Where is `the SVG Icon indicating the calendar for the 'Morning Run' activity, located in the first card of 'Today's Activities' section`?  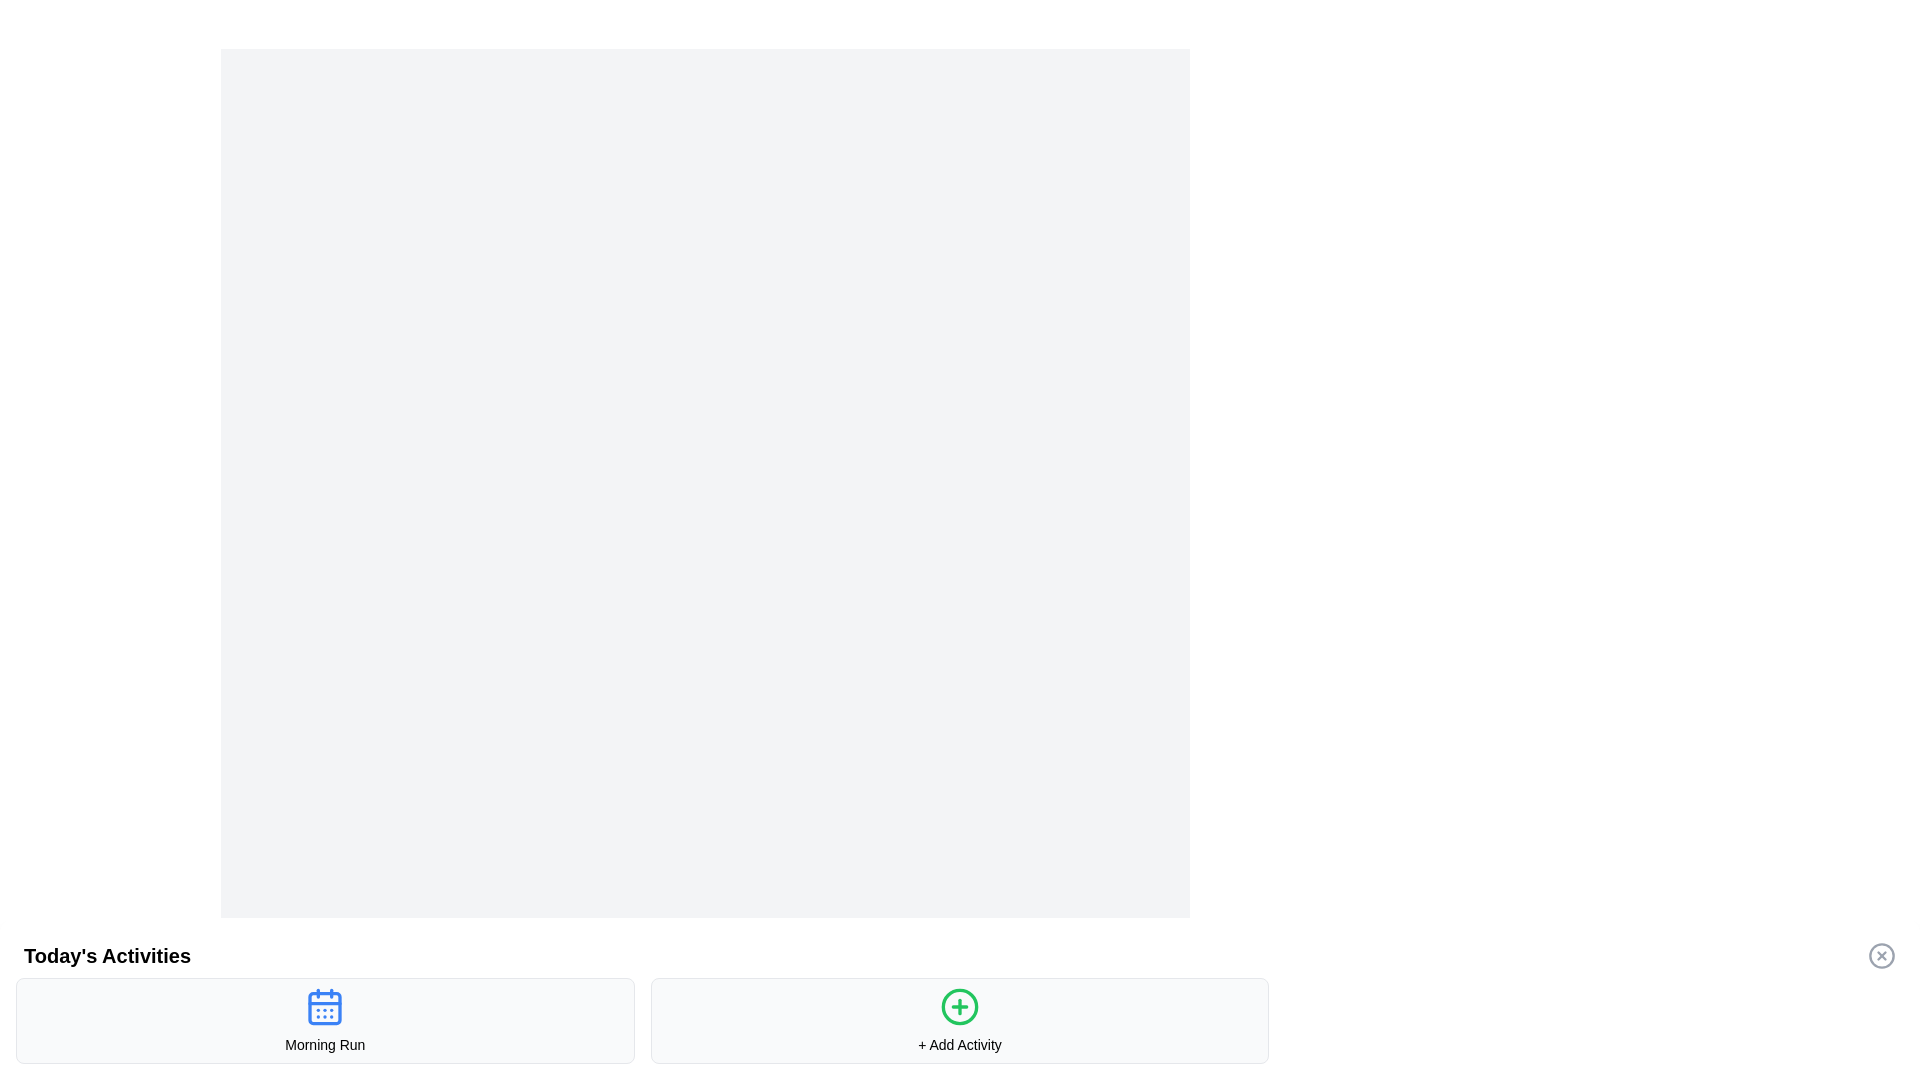
the SVG Icon indicating the calendar for the 'Morning Run' activity, located in the first card of 'Today's Activities' section is located at coordinates (325, 1006).